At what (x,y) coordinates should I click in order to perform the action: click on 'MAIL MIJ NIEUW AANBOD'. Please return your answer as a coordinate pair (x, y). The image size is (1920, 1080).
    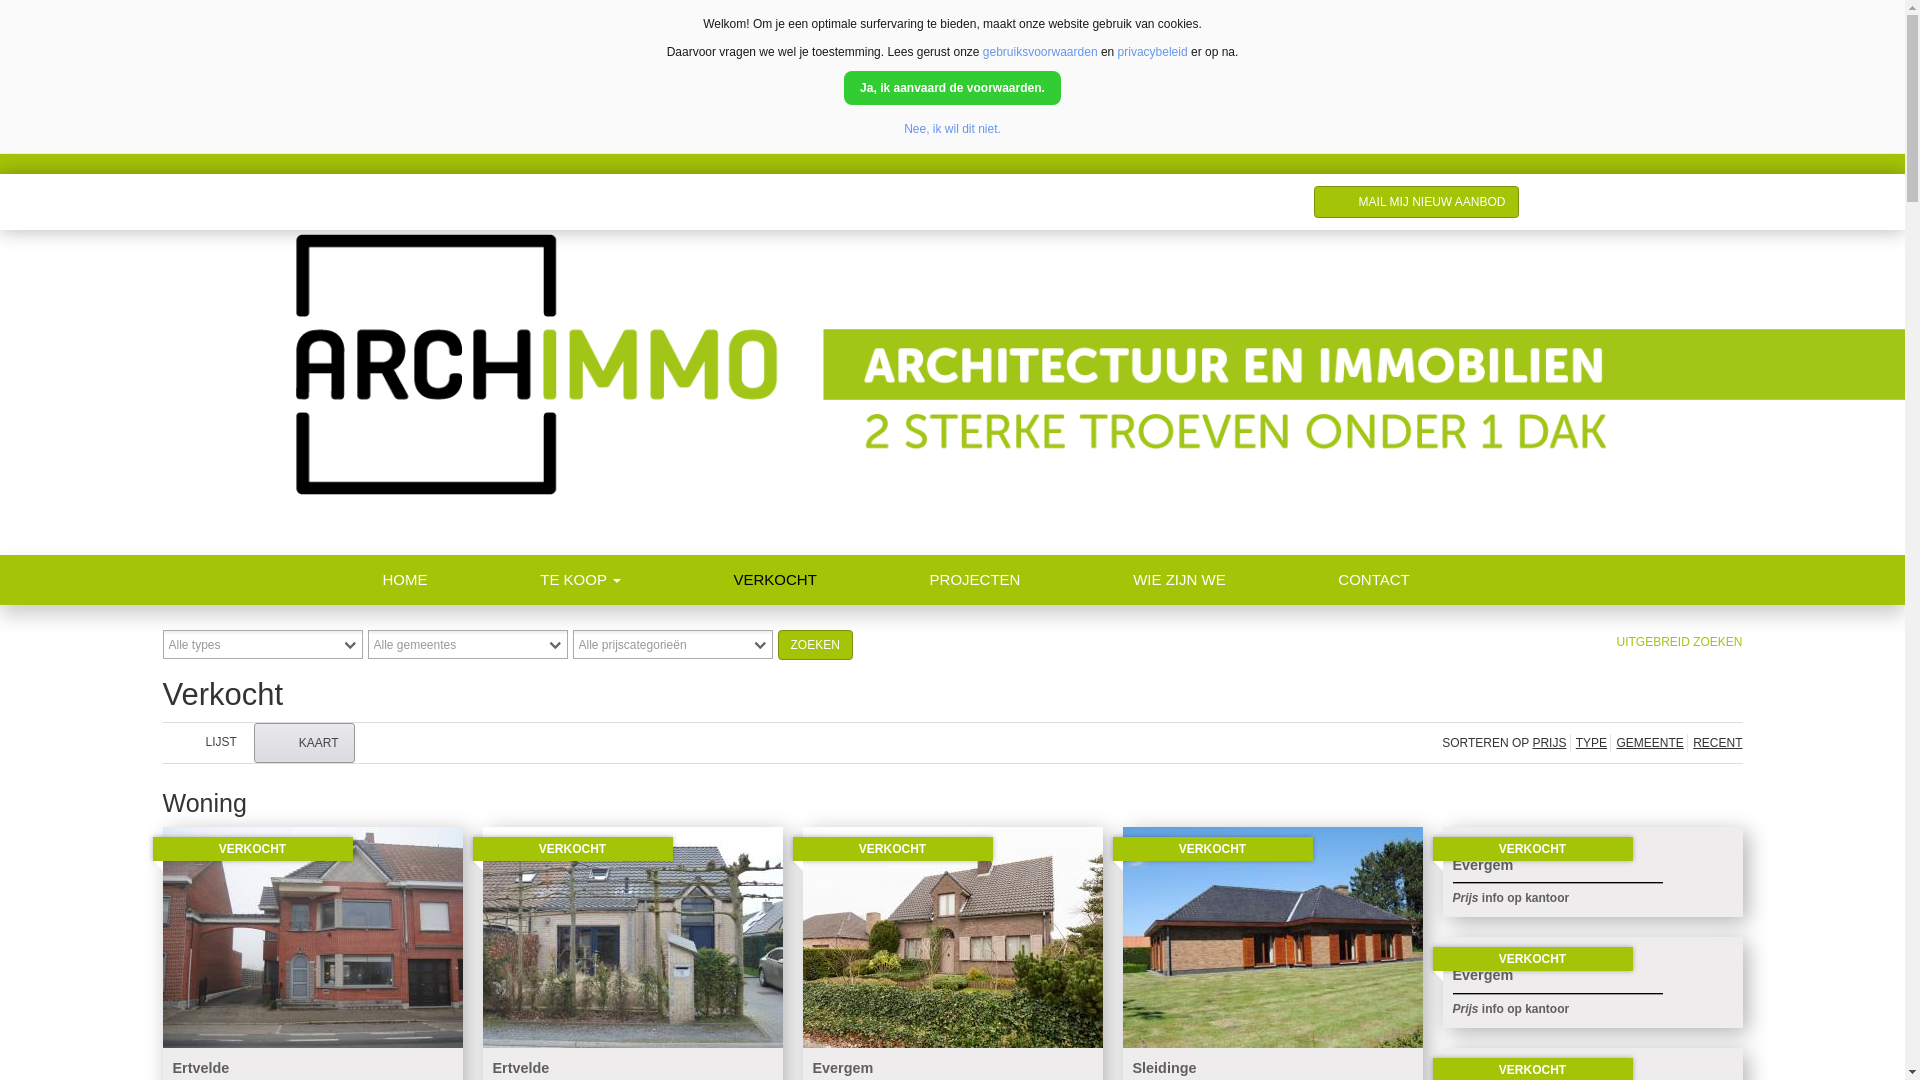
    Looking at the image, I should click on (1415, 201).